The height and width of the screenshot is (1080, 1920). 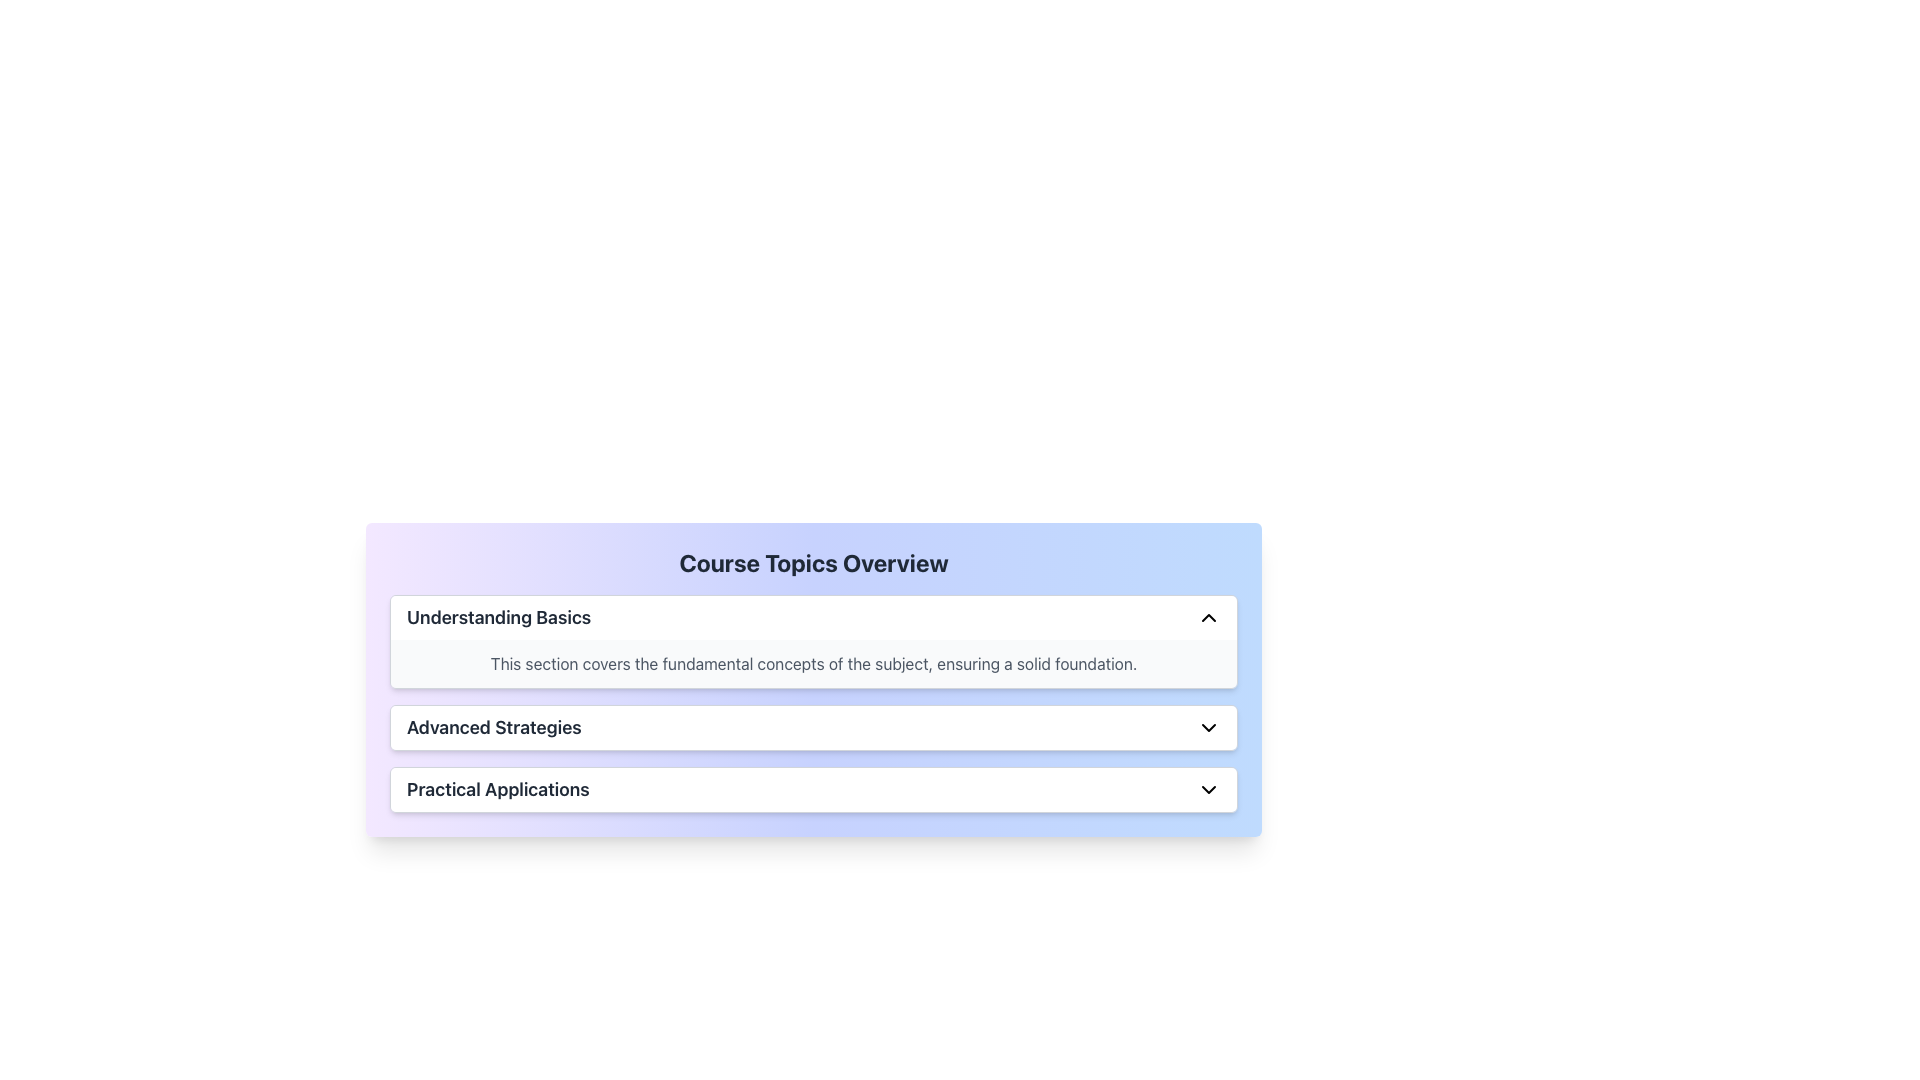 What do you see at coordinates (1208, 616) in the screenshot?
I see `the toggle icon button located at the far right end of the expanded 'Understanding Basics' section` at bounding box center [1208, 616].